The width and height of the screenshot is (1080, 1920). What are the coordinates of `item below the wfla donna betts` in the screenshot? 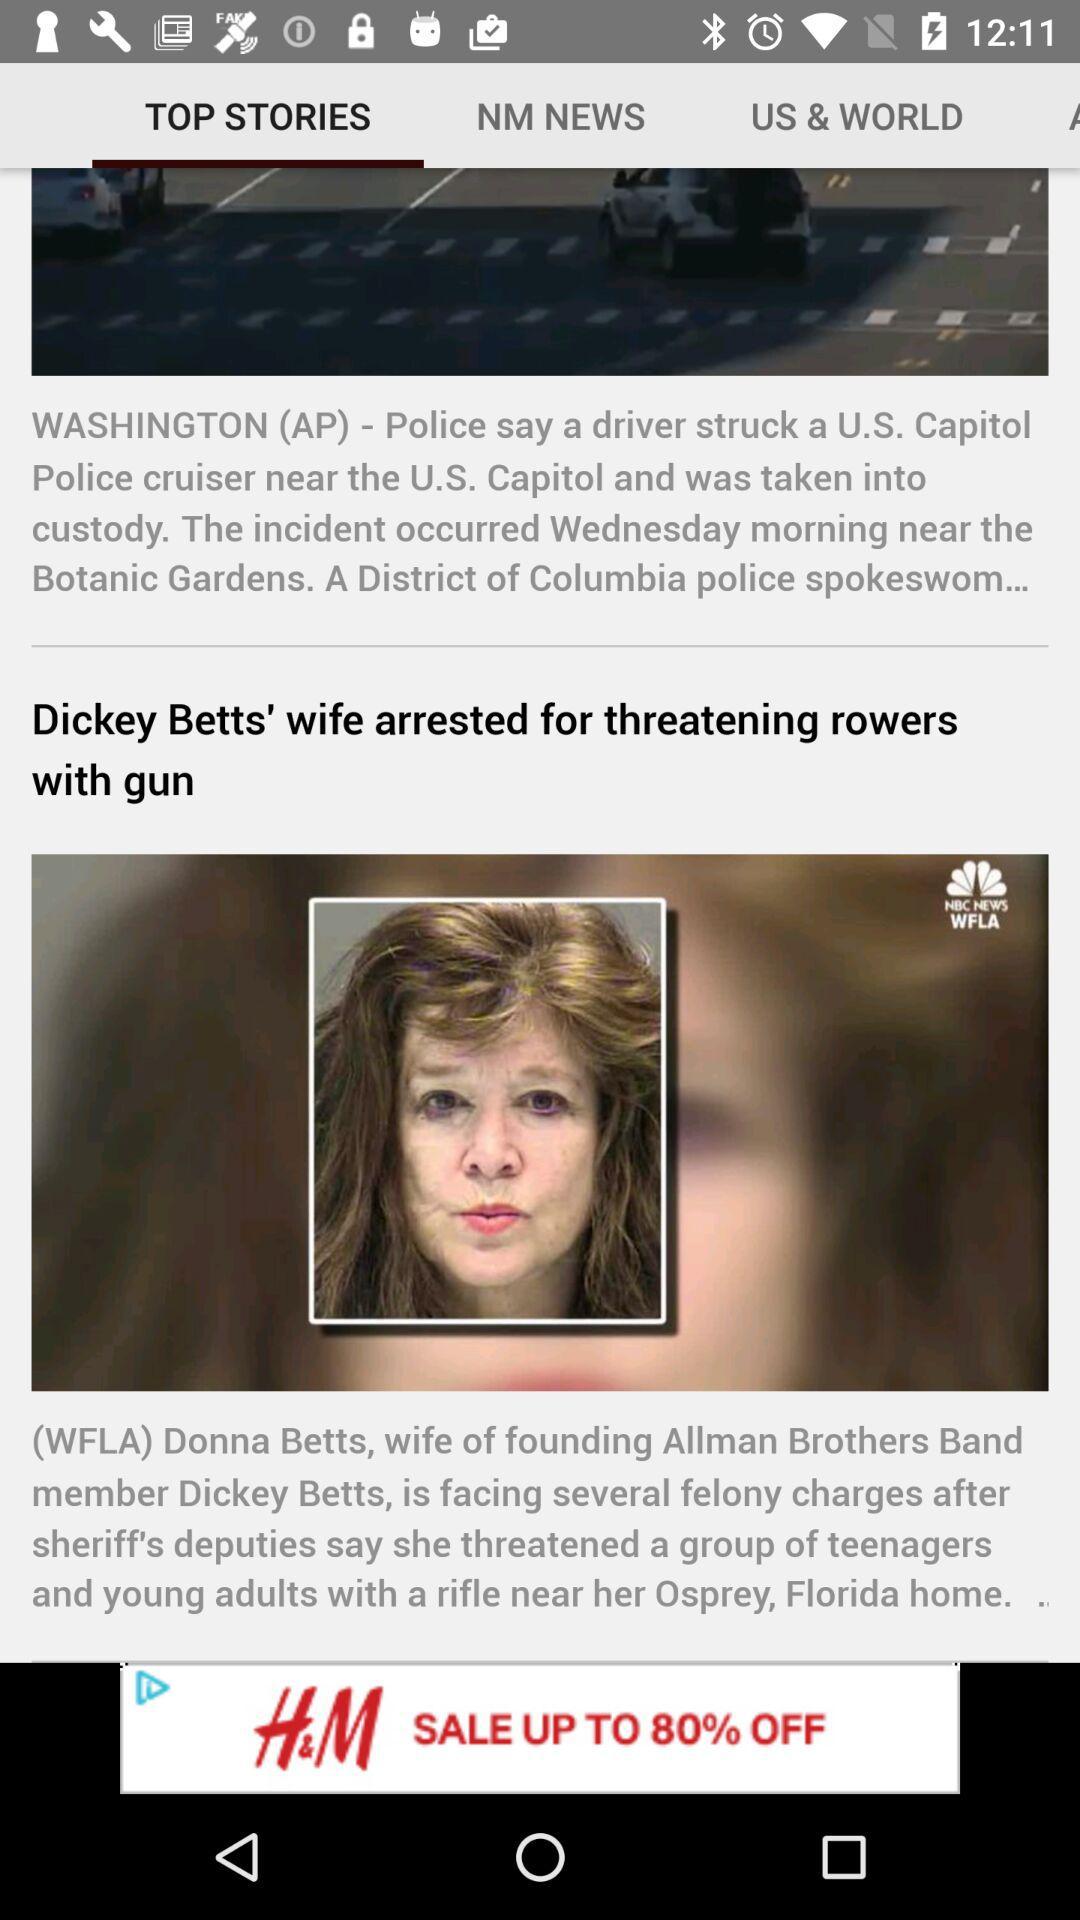 It's located at (540, 1727).